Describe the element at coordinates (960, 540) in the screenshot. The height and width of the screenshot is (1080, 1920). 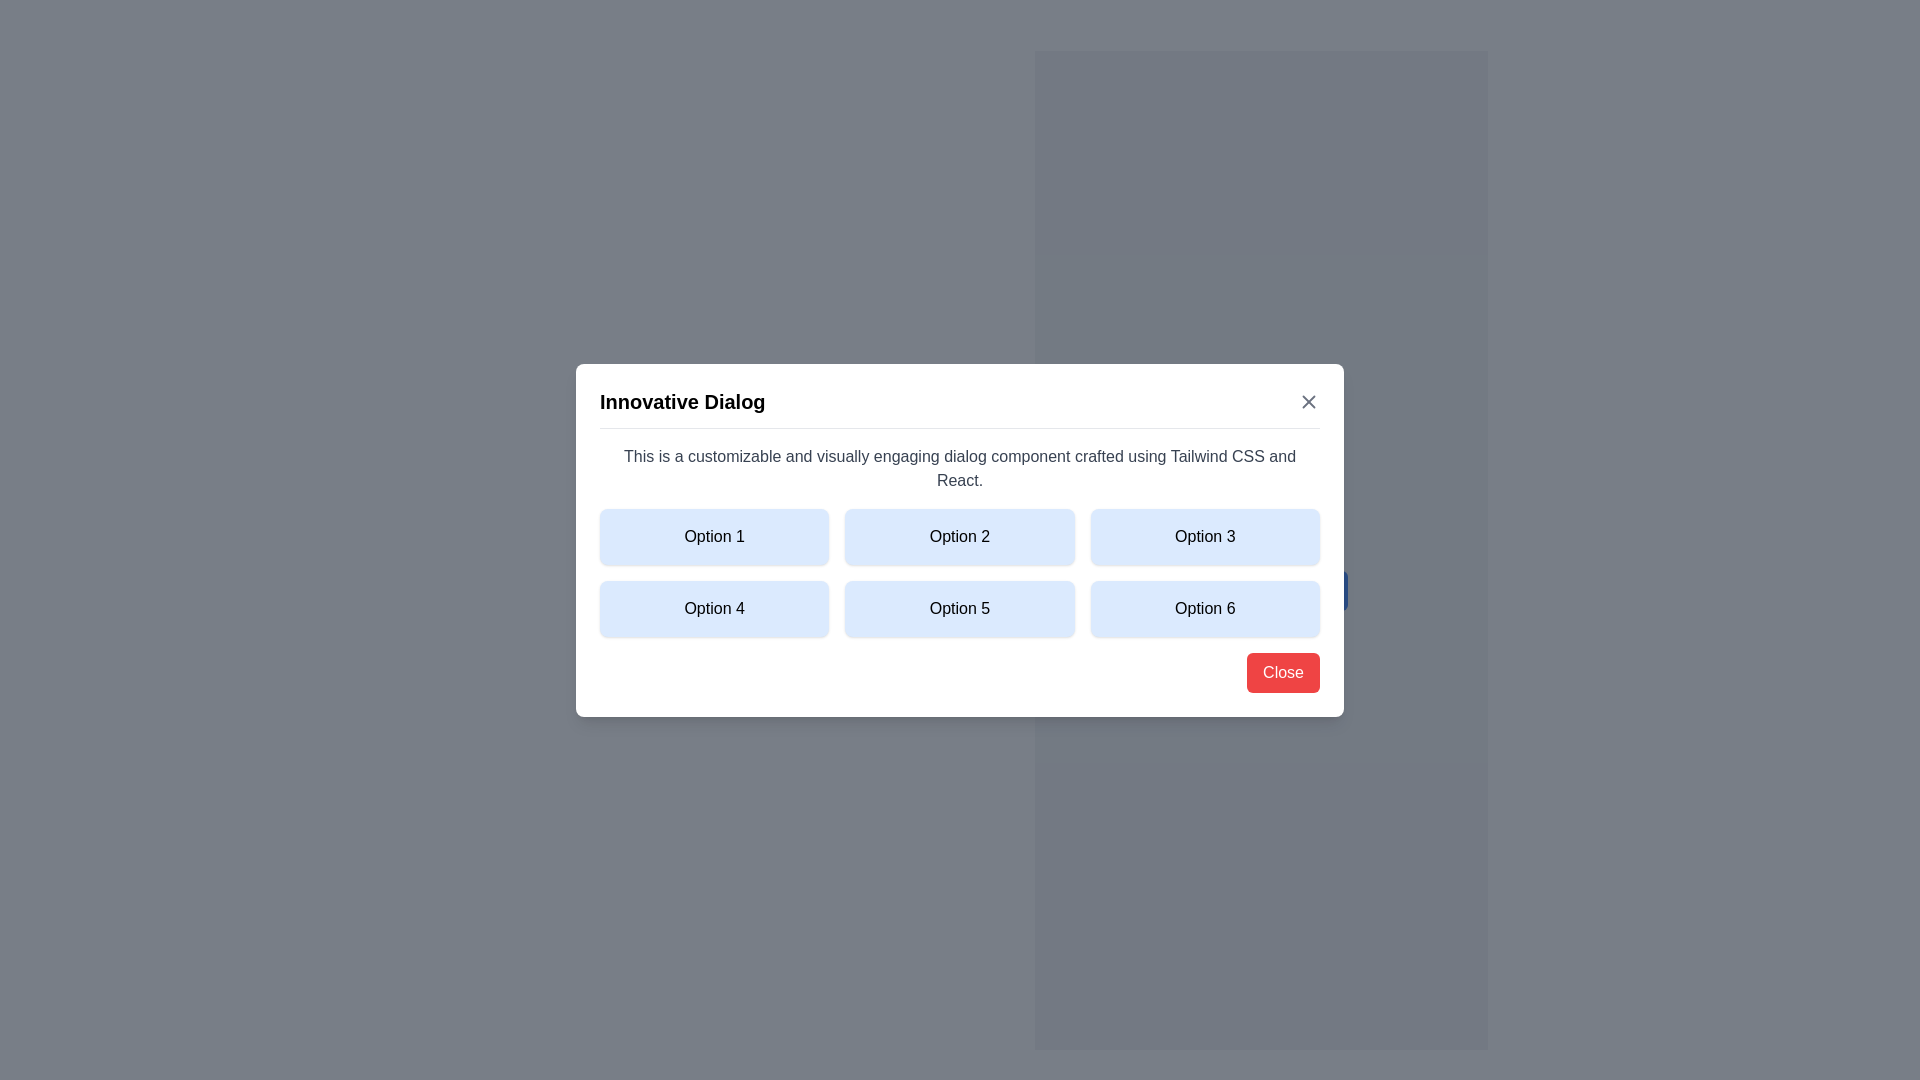
I see `the dialog background to close the dialog` at that location.